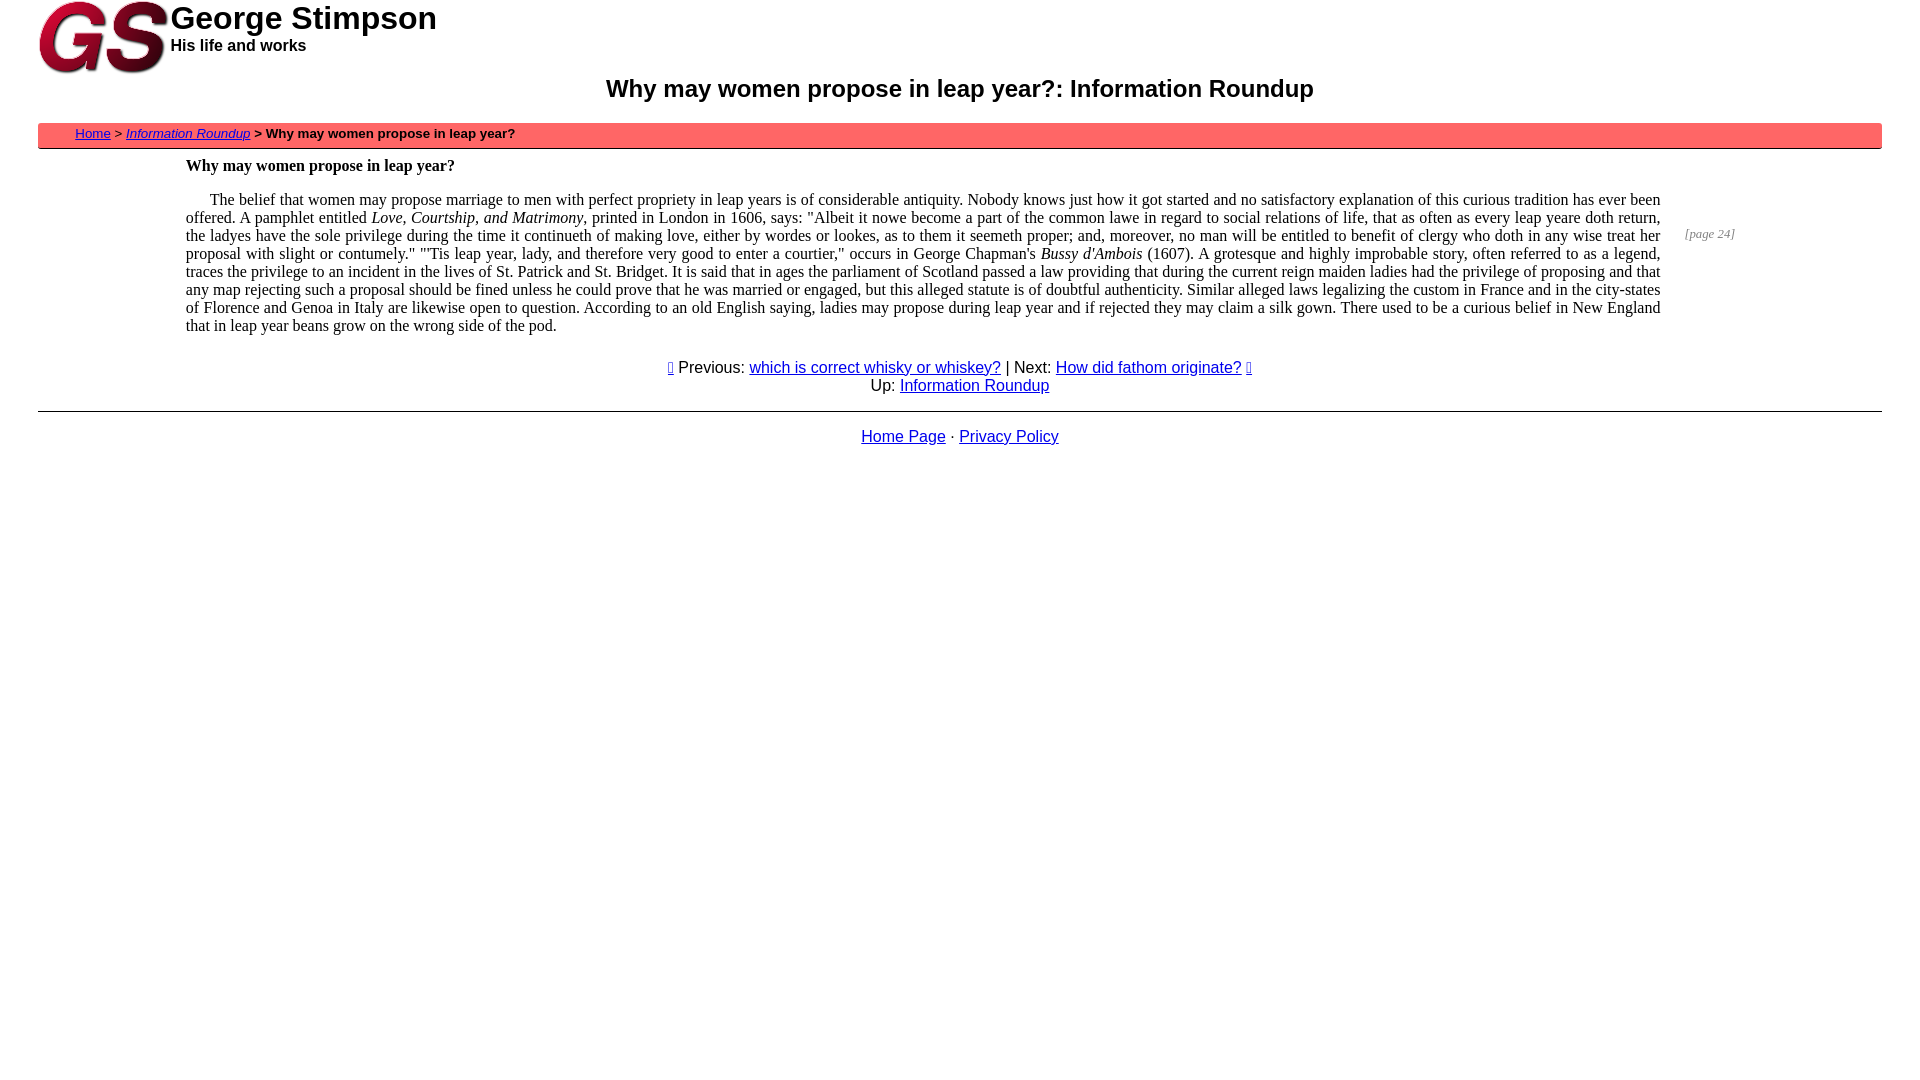 The height and width of the screenshot is (1080, 1920). What do you see at coordinates (902, 435) in the screenshot?
I see `'Home Page'` at bounding box center [902, 435].